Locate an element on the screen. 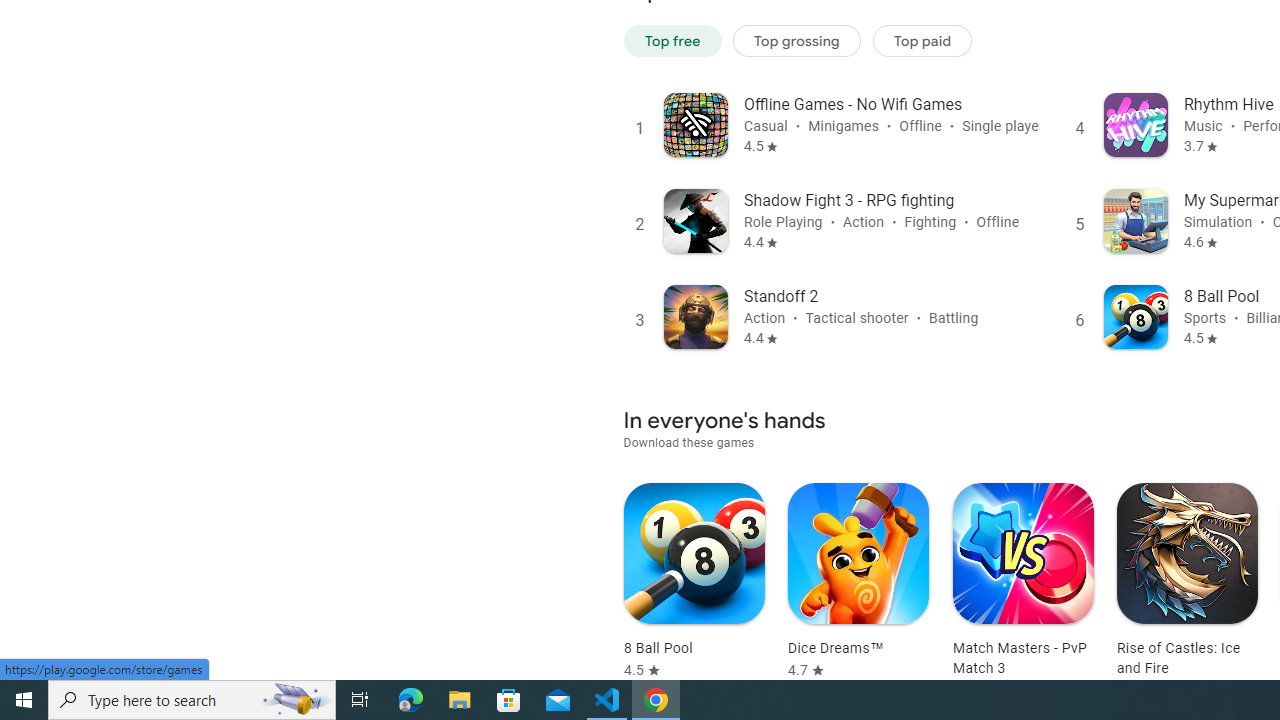 This screenshot has width=1280, height=720. 'Top grossing' is located at coordinates (796, 40).